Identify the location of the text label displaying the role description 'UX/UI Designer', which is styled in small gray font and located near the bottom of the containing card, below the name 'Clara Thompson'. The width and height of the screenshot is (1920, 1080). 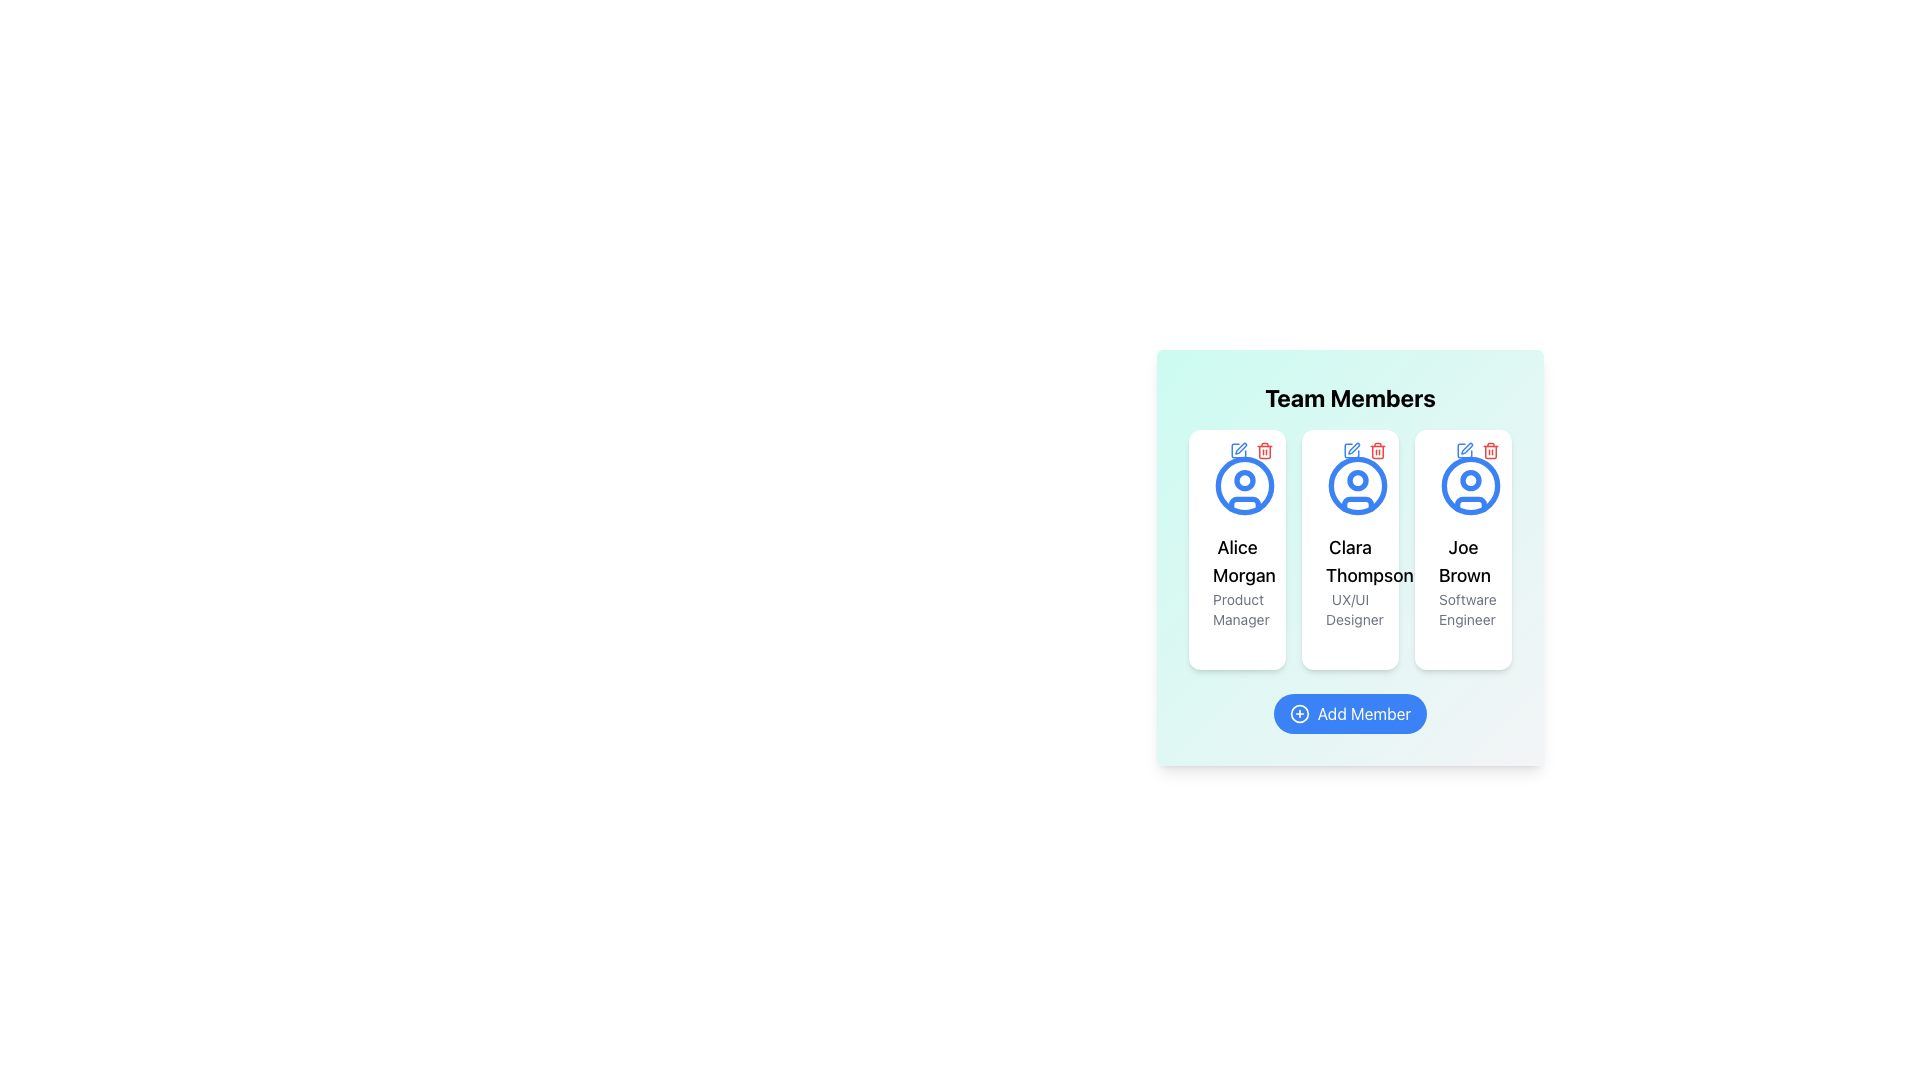
(1350, 608).